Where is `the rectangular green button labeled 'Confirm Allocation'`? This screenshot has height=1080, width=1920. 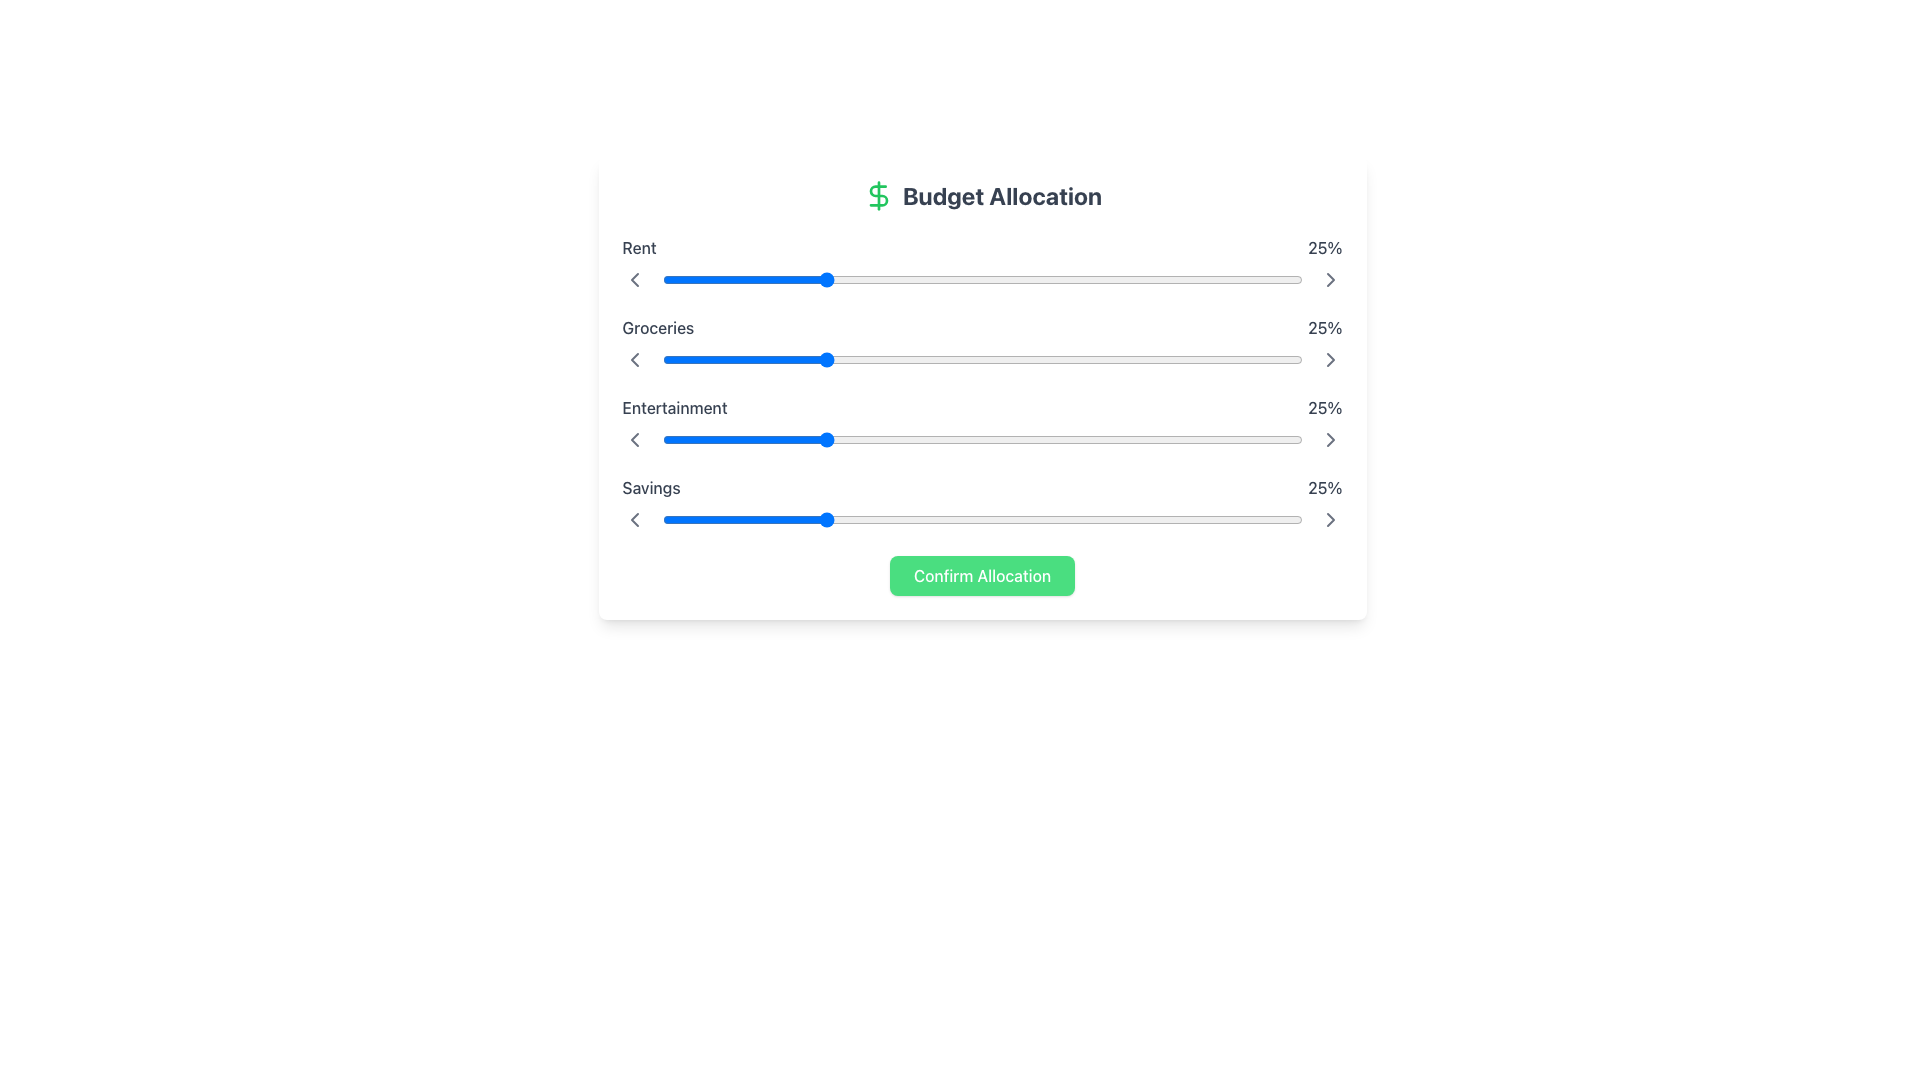 the rectangular green button labeled 'Confirm Allocation' is located at coordinates (982, 575).